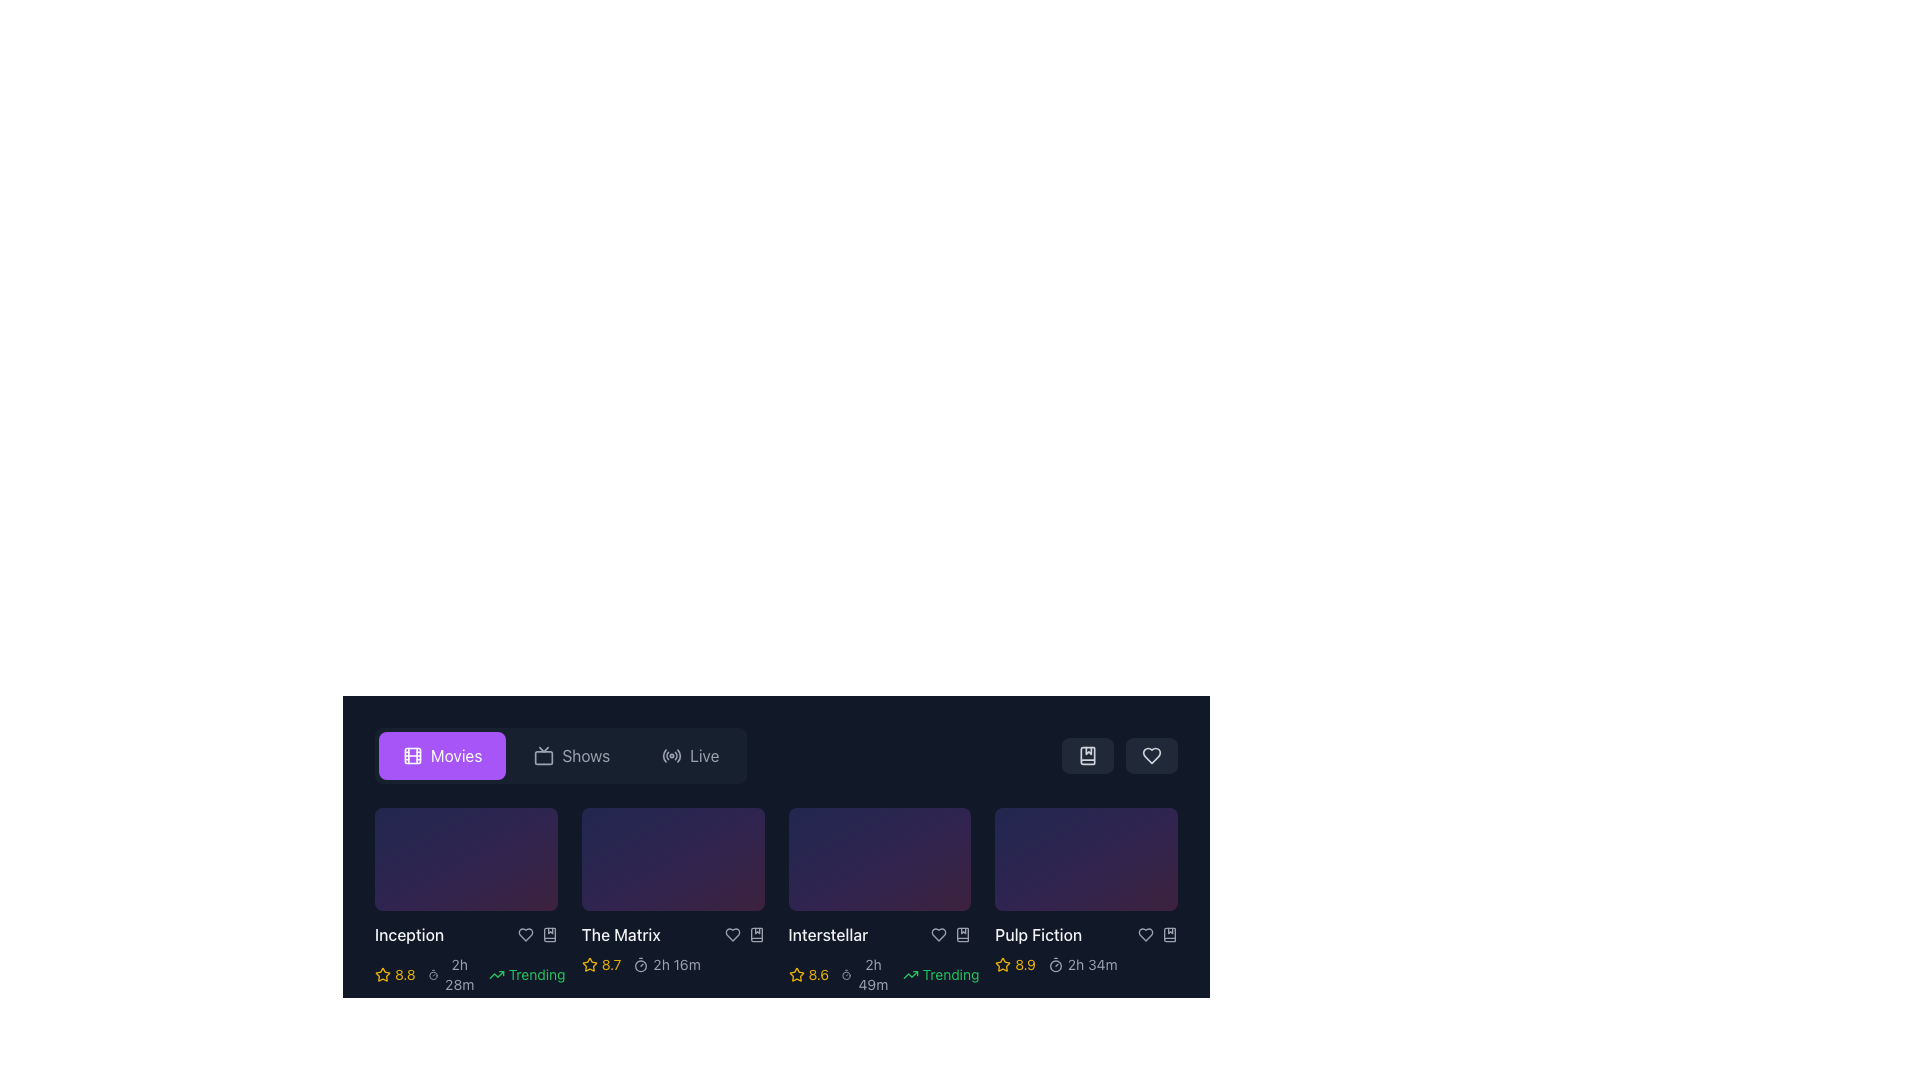 The image size is (1920, 1080). I want to click on the star icon located to the left of the rating number '8.9' for the movie 'Pulp Fiction', which serves as a visual indicator for ratings, so click(1003, 963).